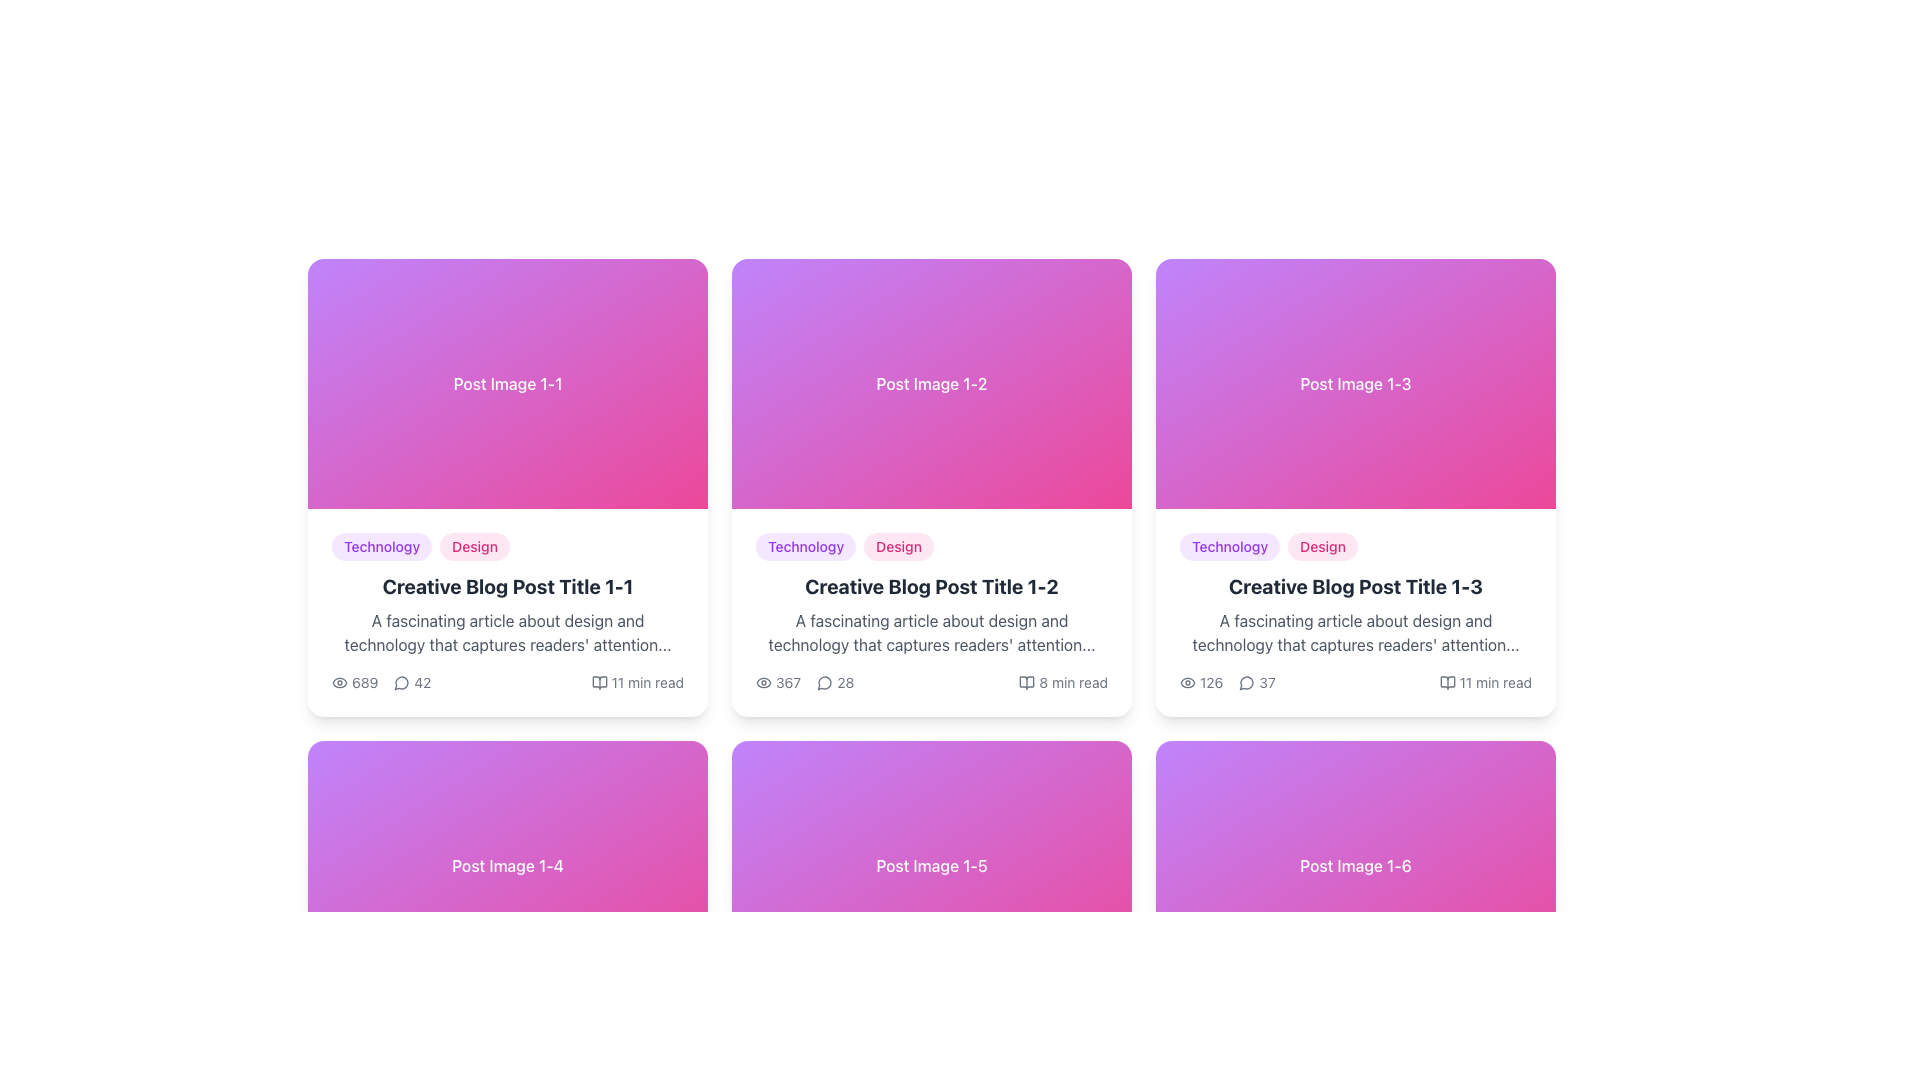  I want to click on the first card in the grid layout that presents a summary of a blog post for accessibility navigations, so click(508, 488).